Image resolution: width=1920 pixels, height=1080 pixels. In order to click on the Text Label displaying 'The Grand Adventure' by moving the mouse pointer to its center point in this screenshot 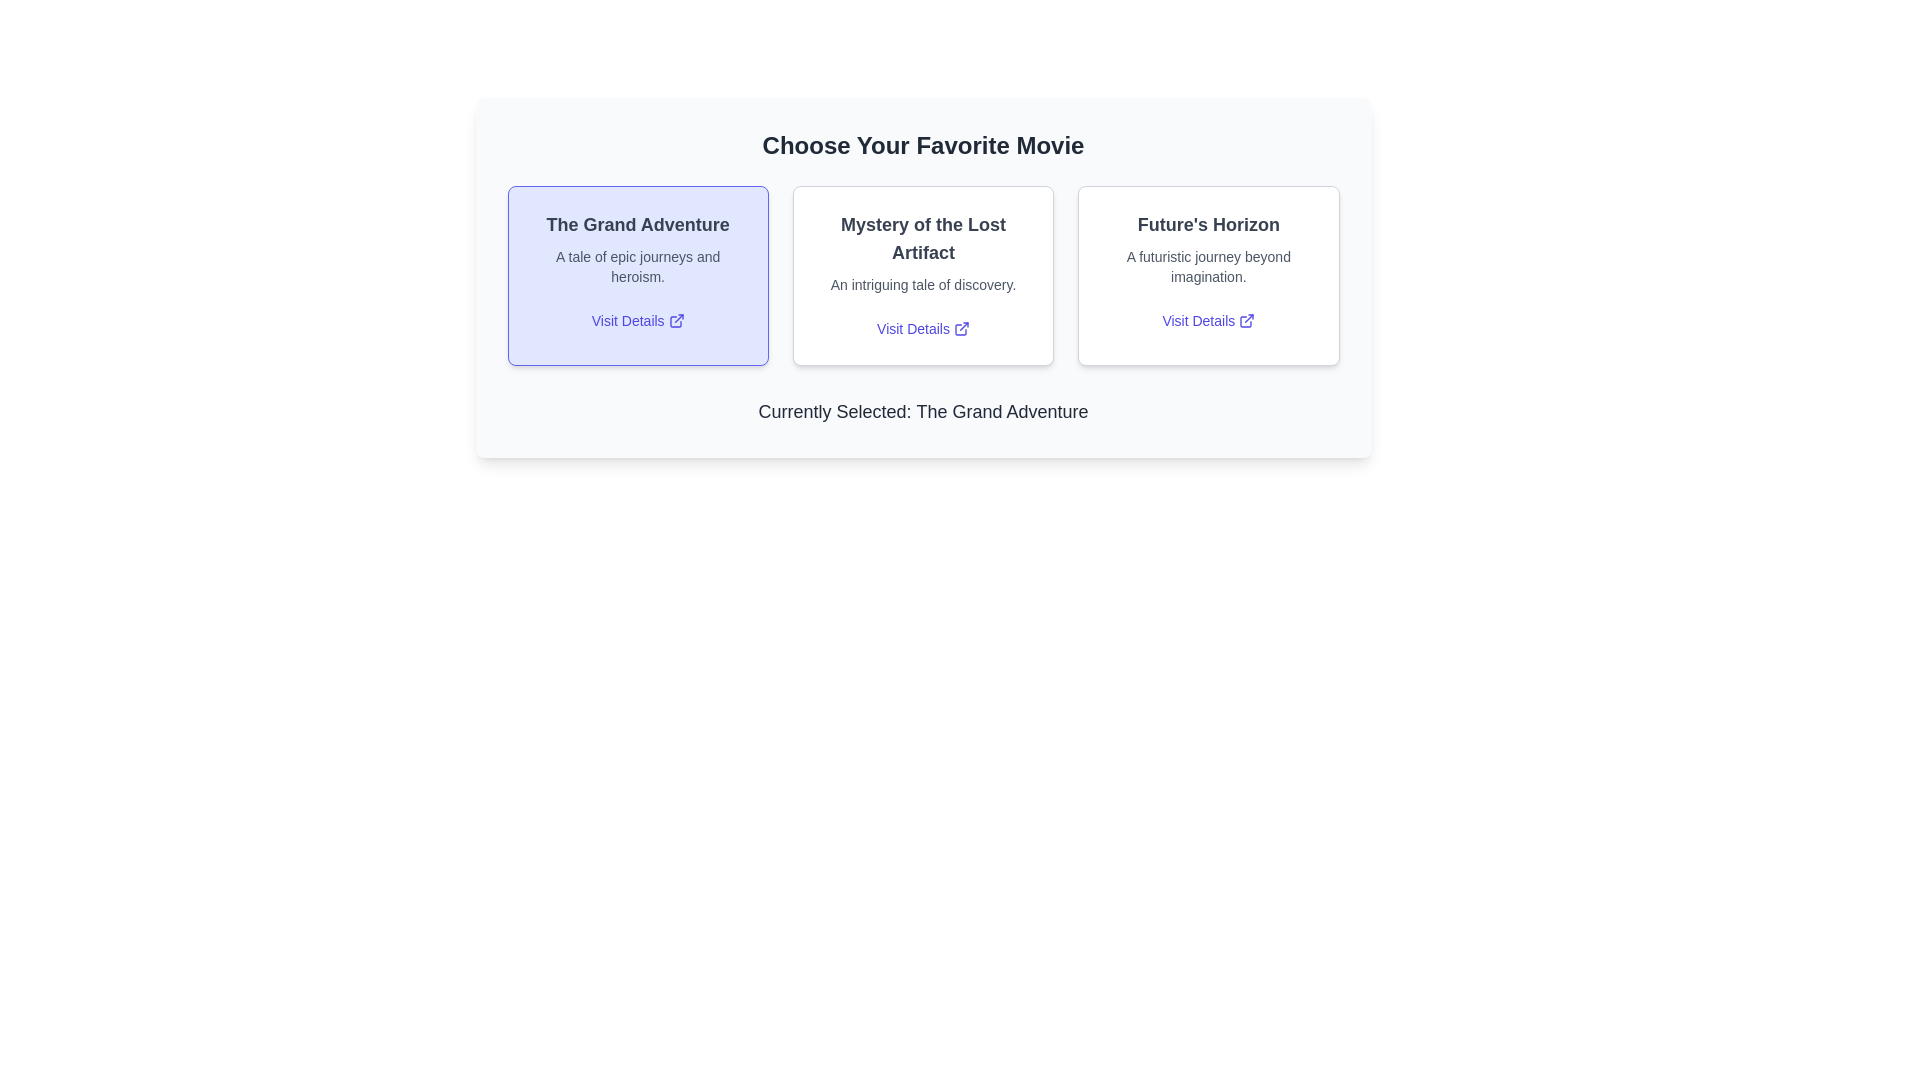, I will do `click(637, 224)`.